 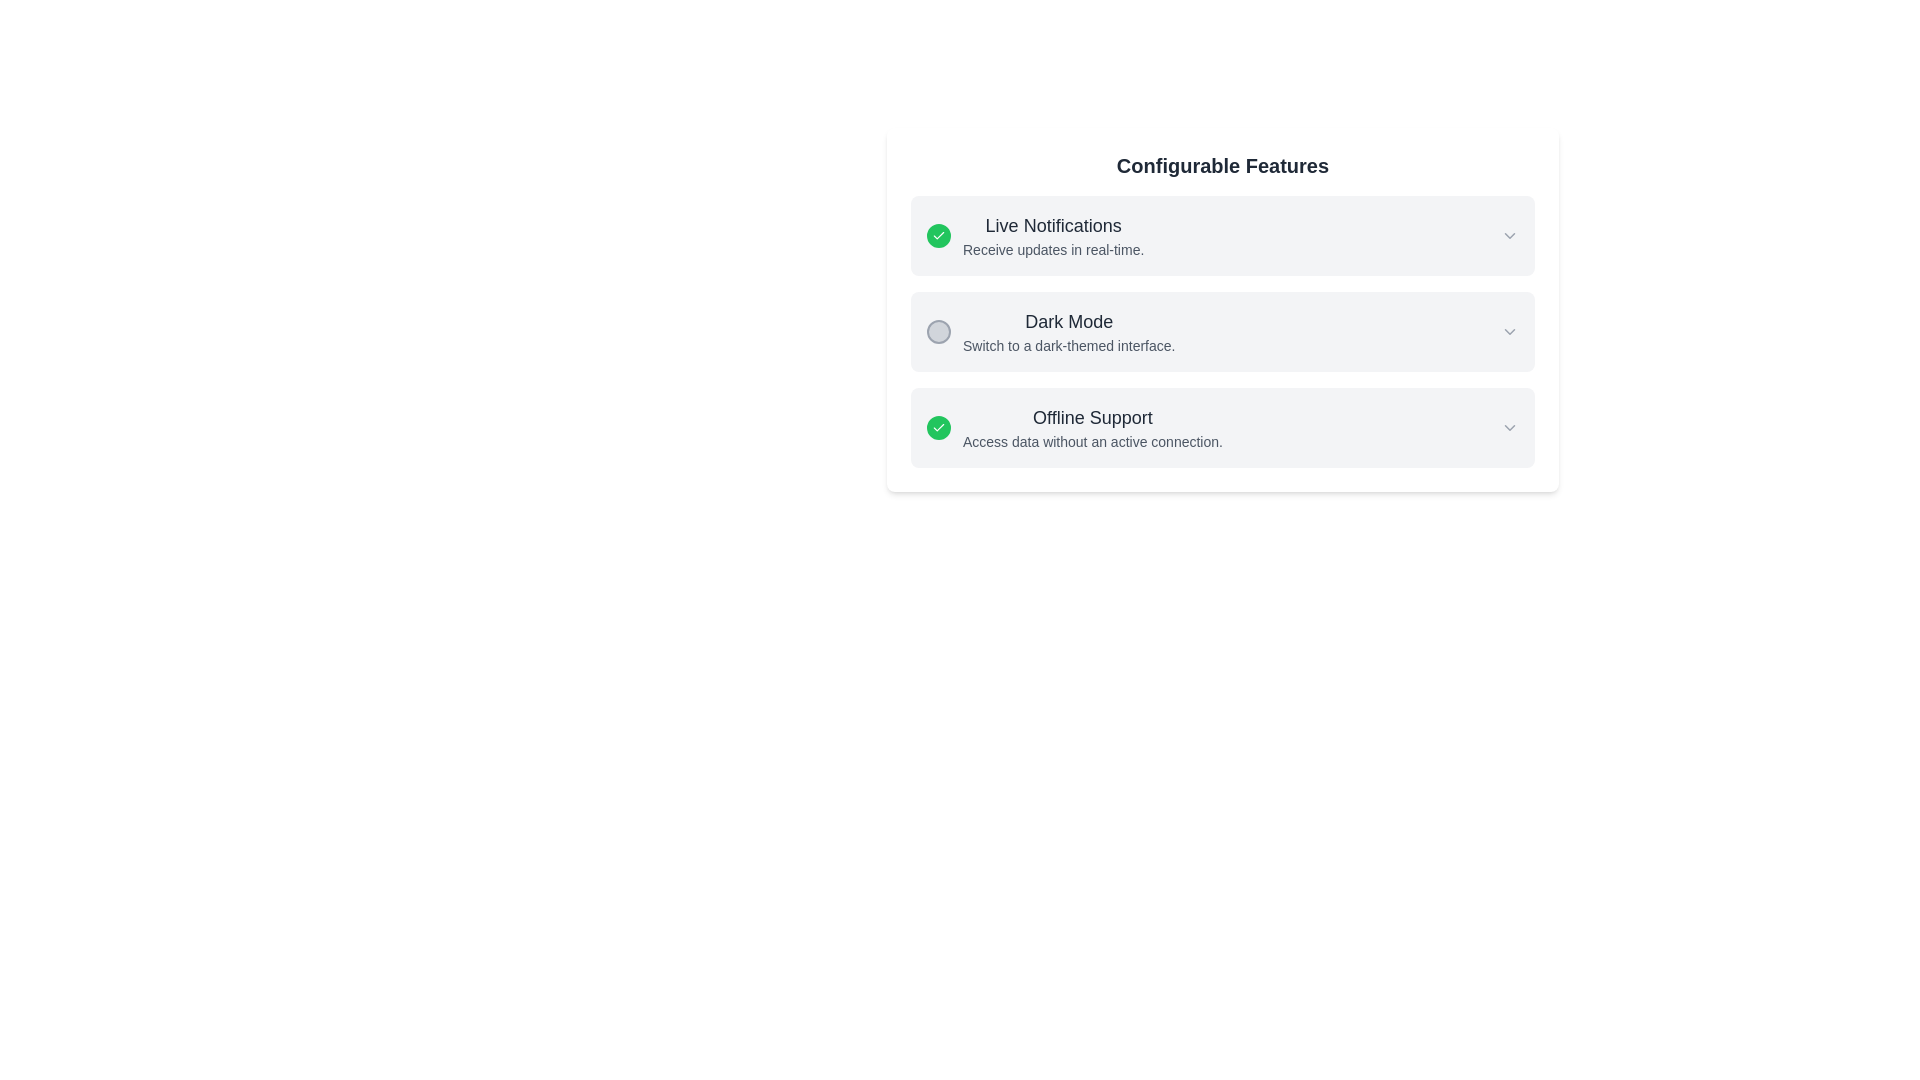 I want to click on the 'Dark Mode' label which is styled with a large bold font and is located above the description text in the settings section, so click(x=1068, y=320).